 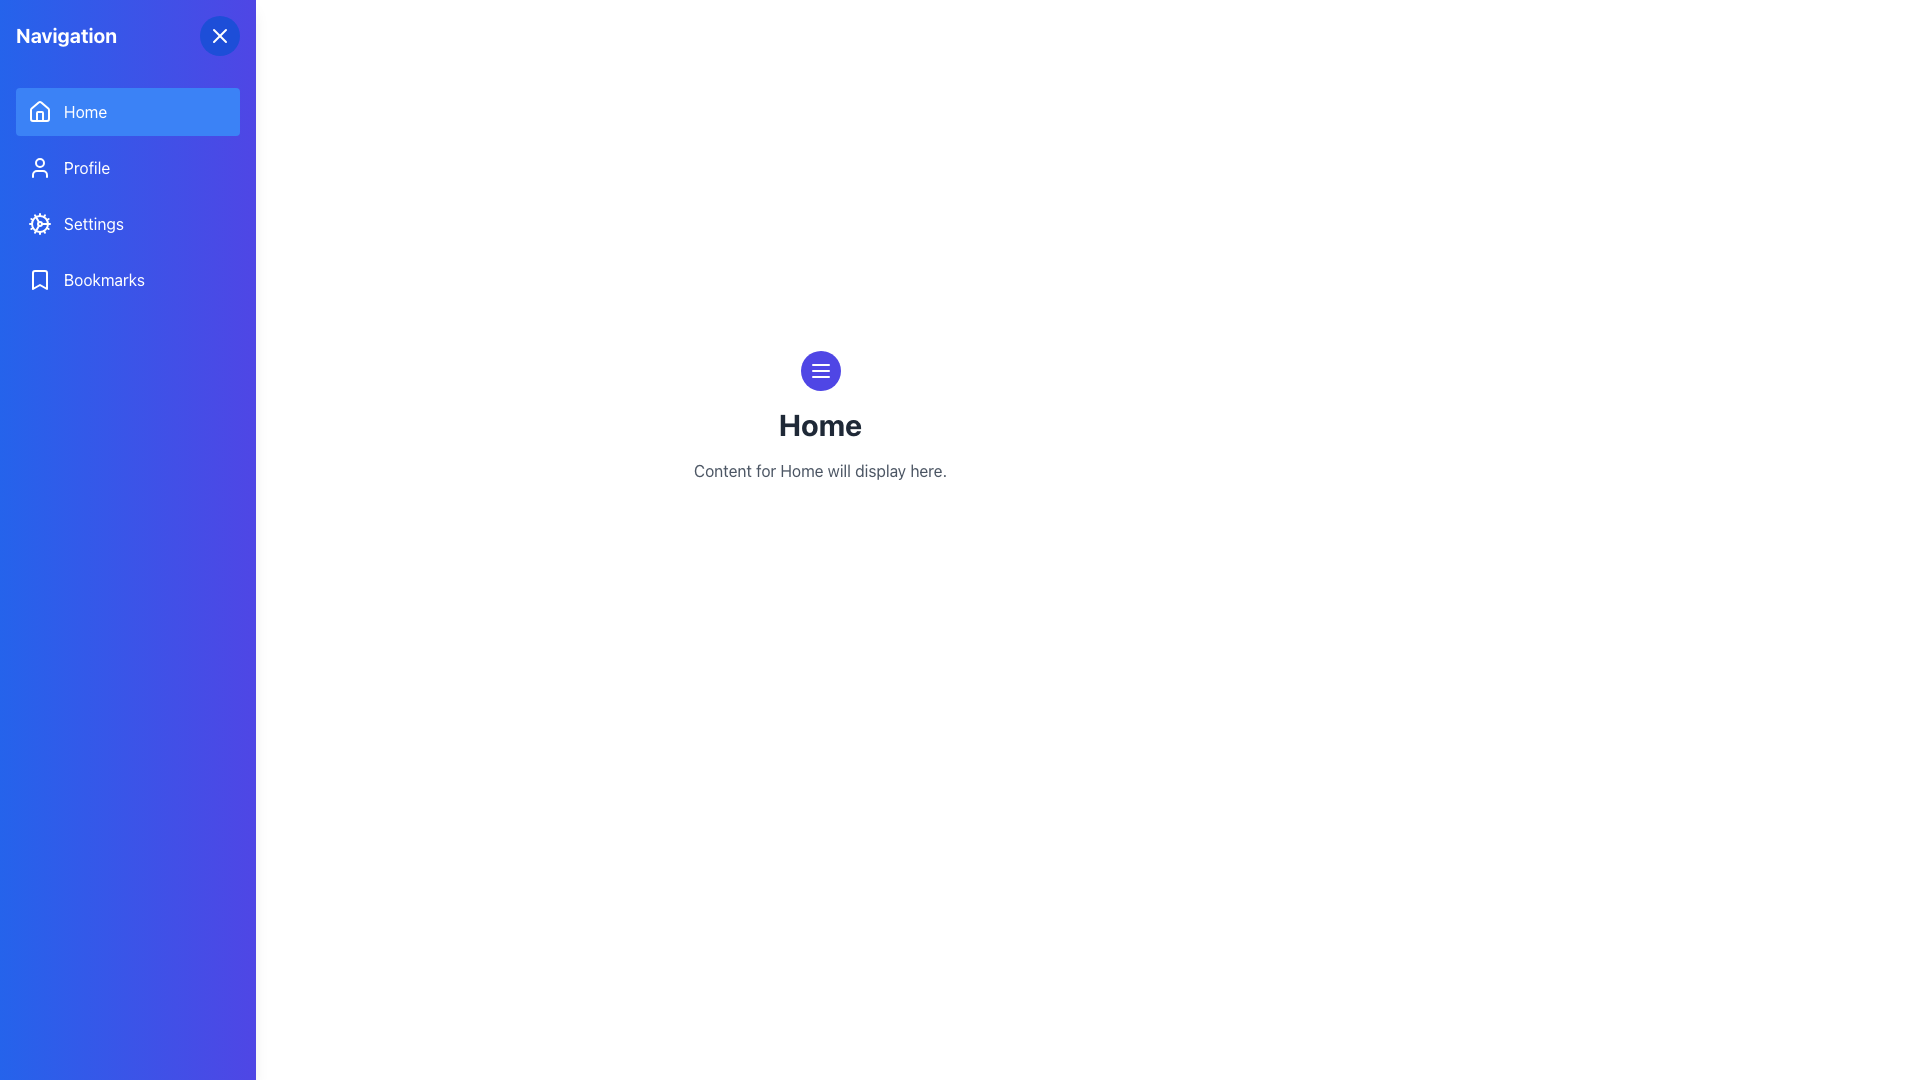 I want to click on the third button in the vertical sidebar menu that links to the settings page, located between the 'Profile' and 'Bookmarks' menu items, so click(x=127, y=223).